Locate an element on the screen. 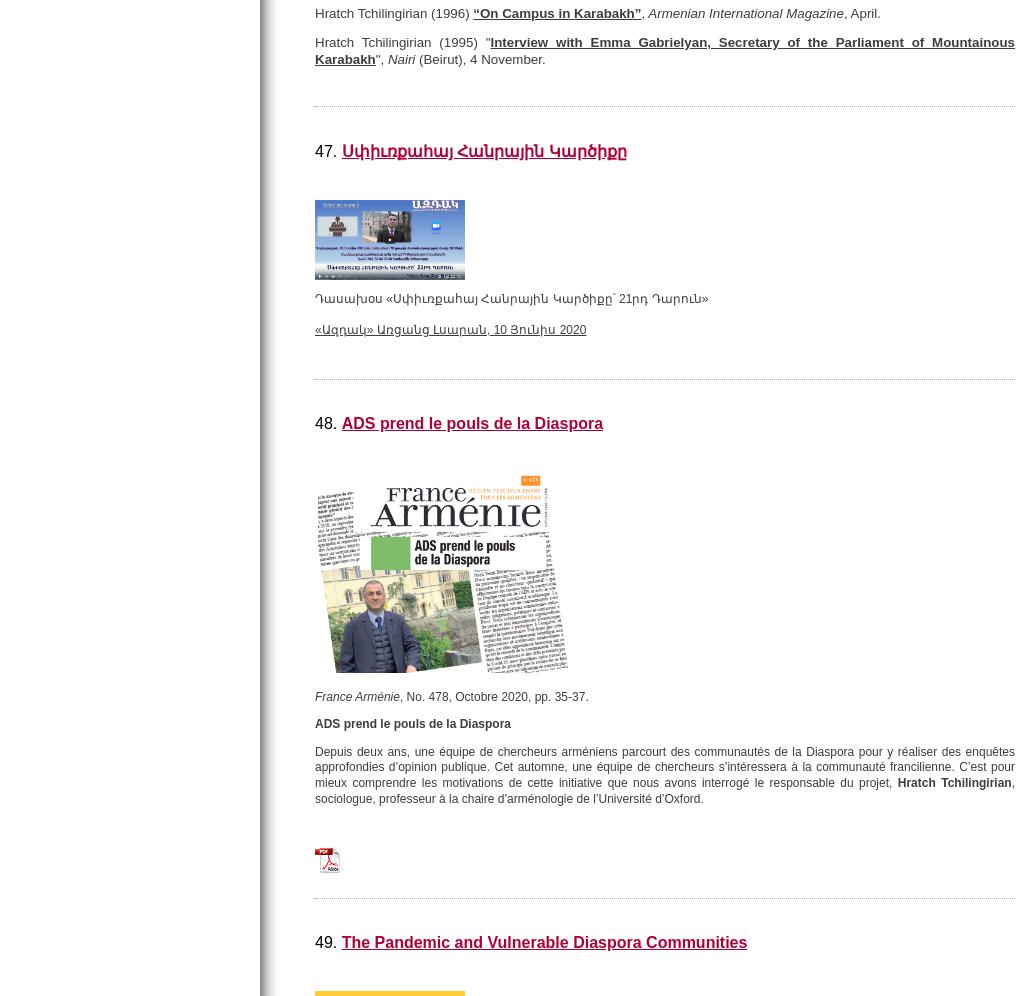 This screenshot has height=996, width=1030. '49.' is located at coordinates (313, 941).